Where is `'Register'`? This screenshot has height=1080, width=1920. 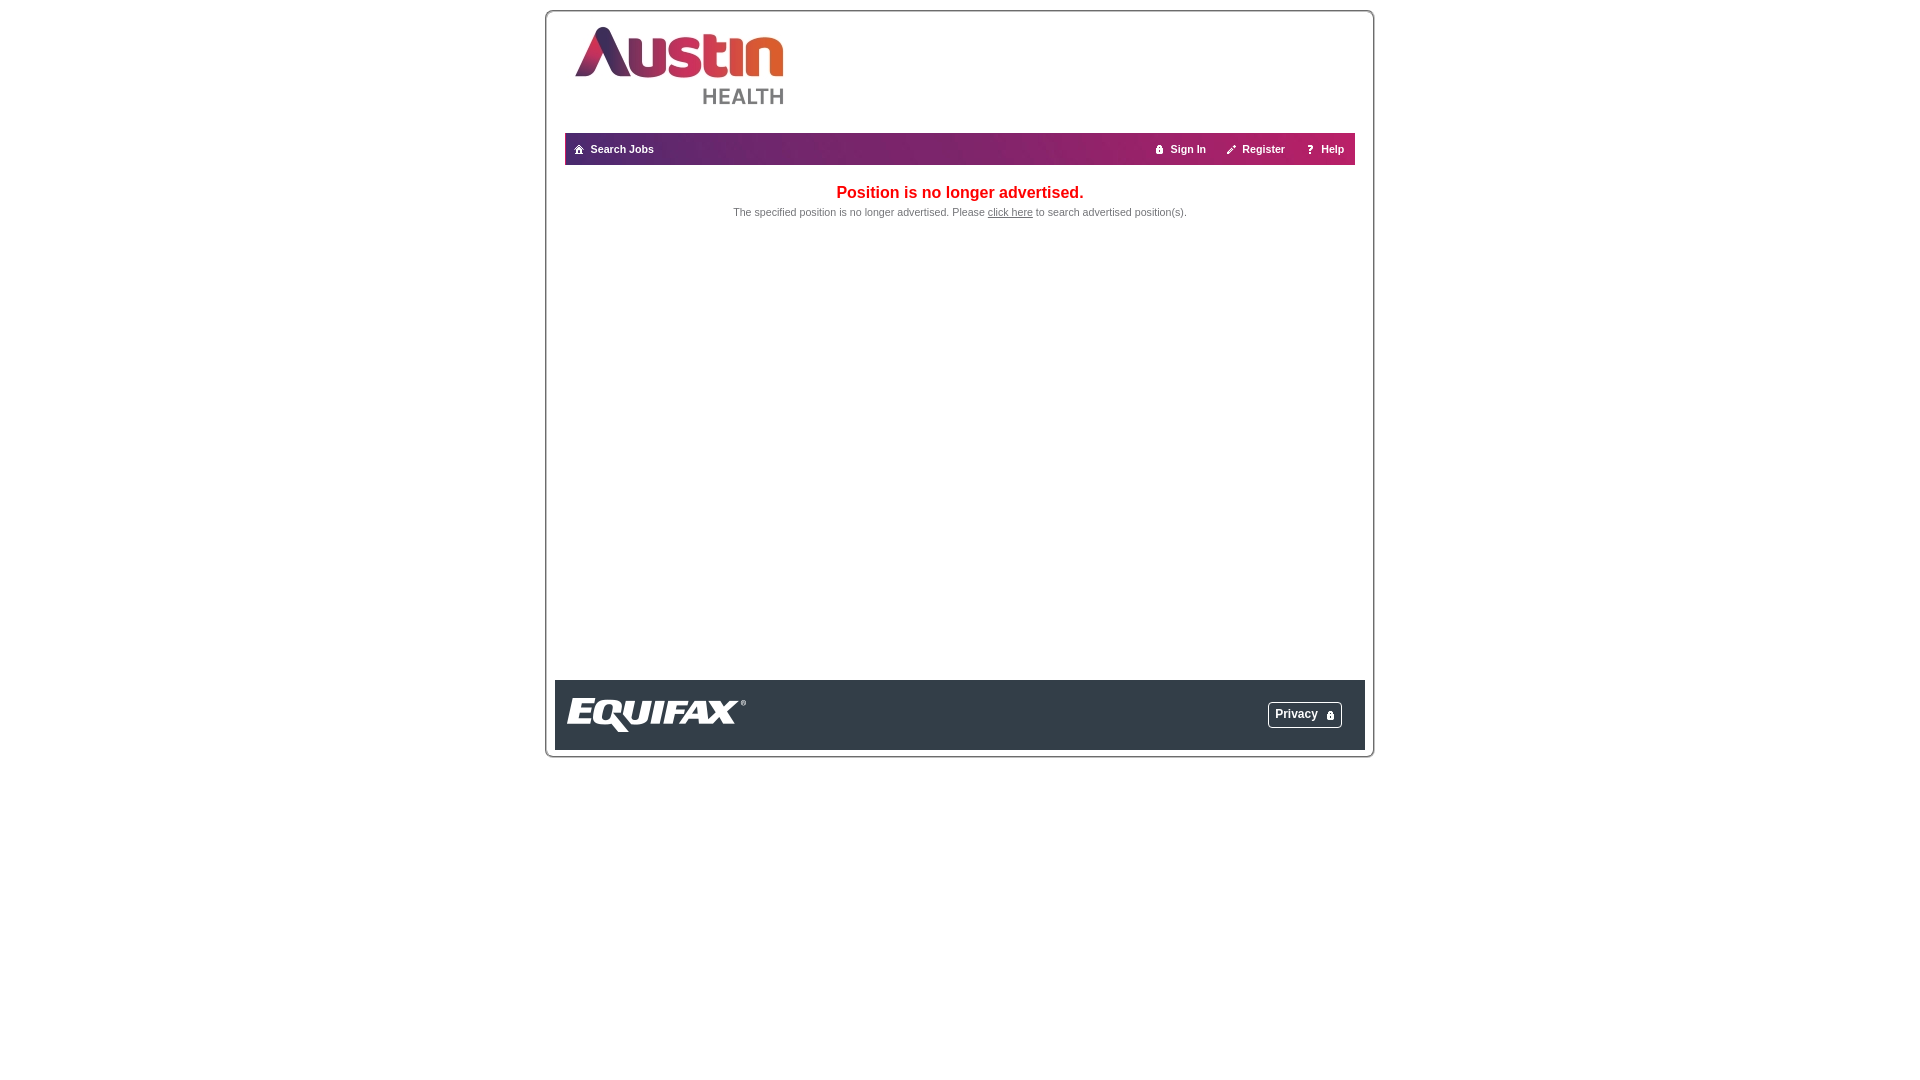 'Register' is located at coordinates (1255, 148).